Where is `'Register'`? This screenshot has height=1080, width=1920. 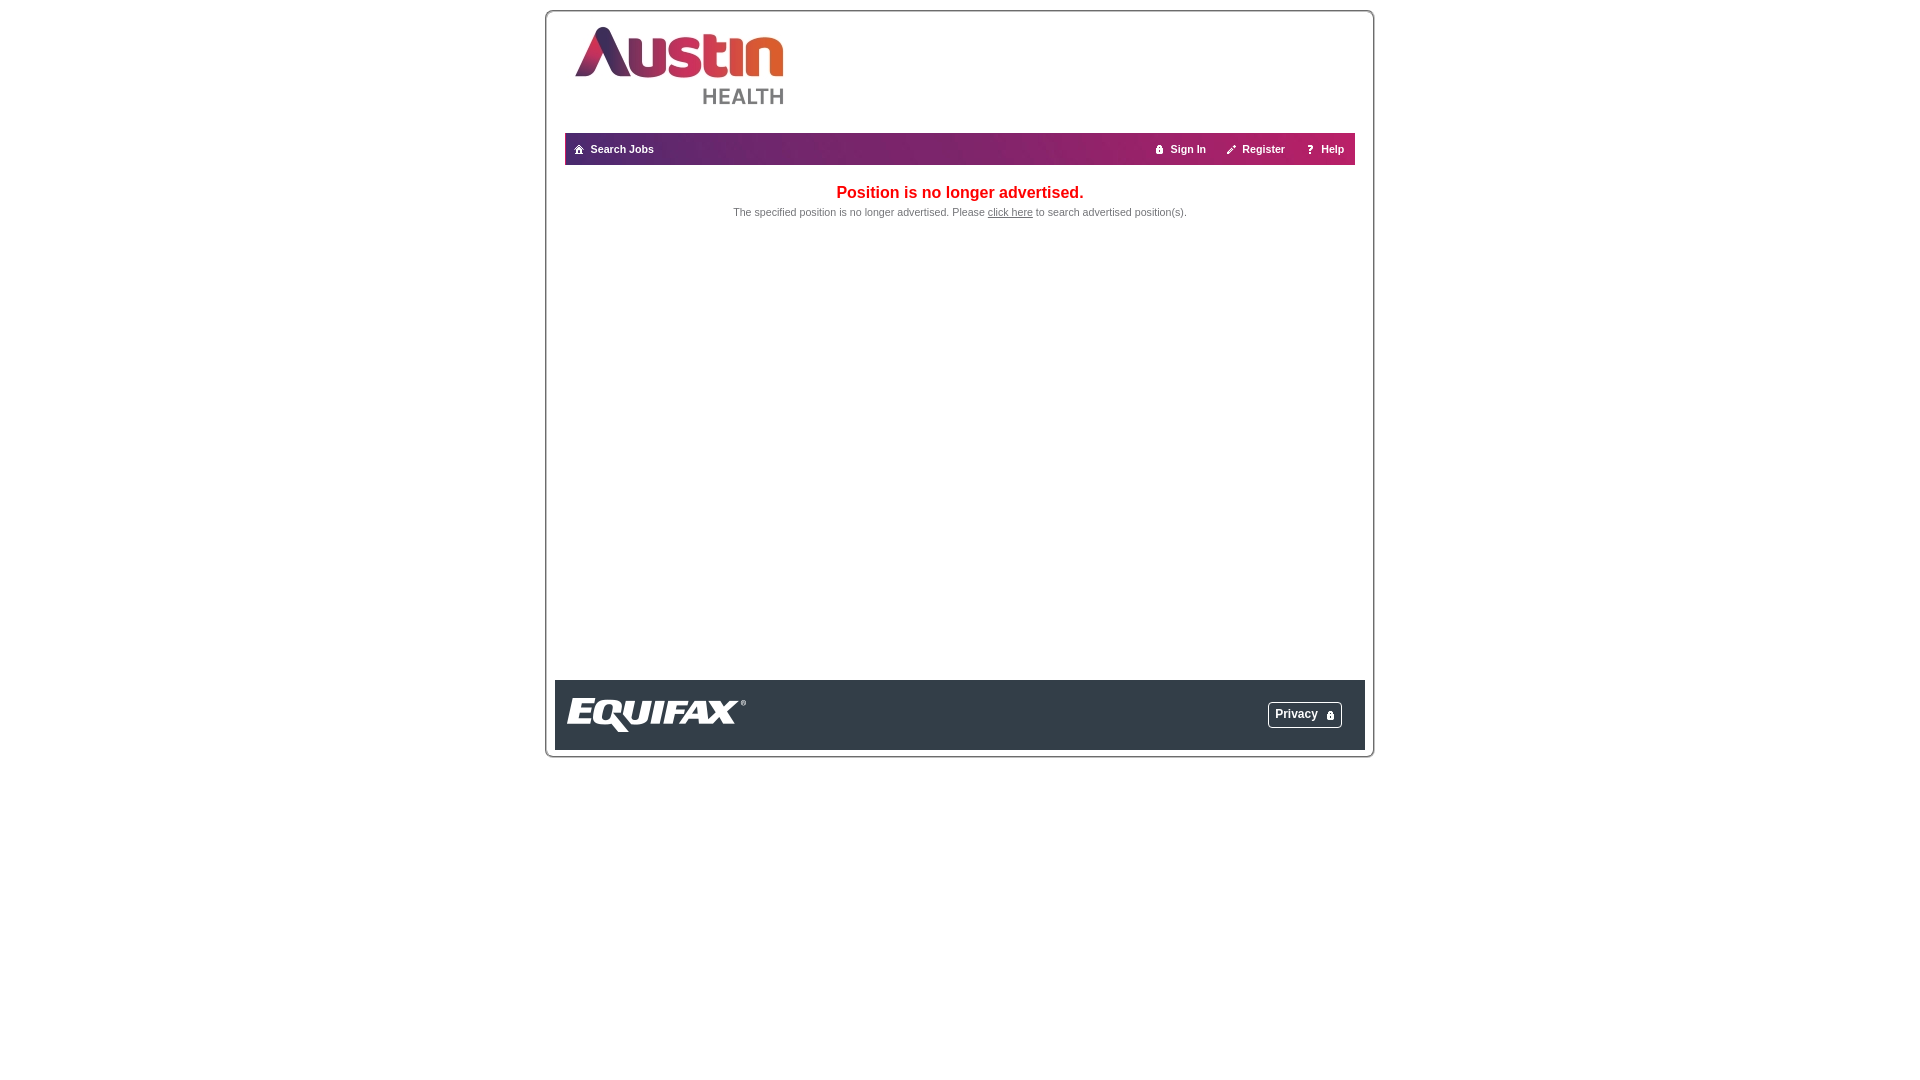 'Register' is located at coordinates (1255, 148).